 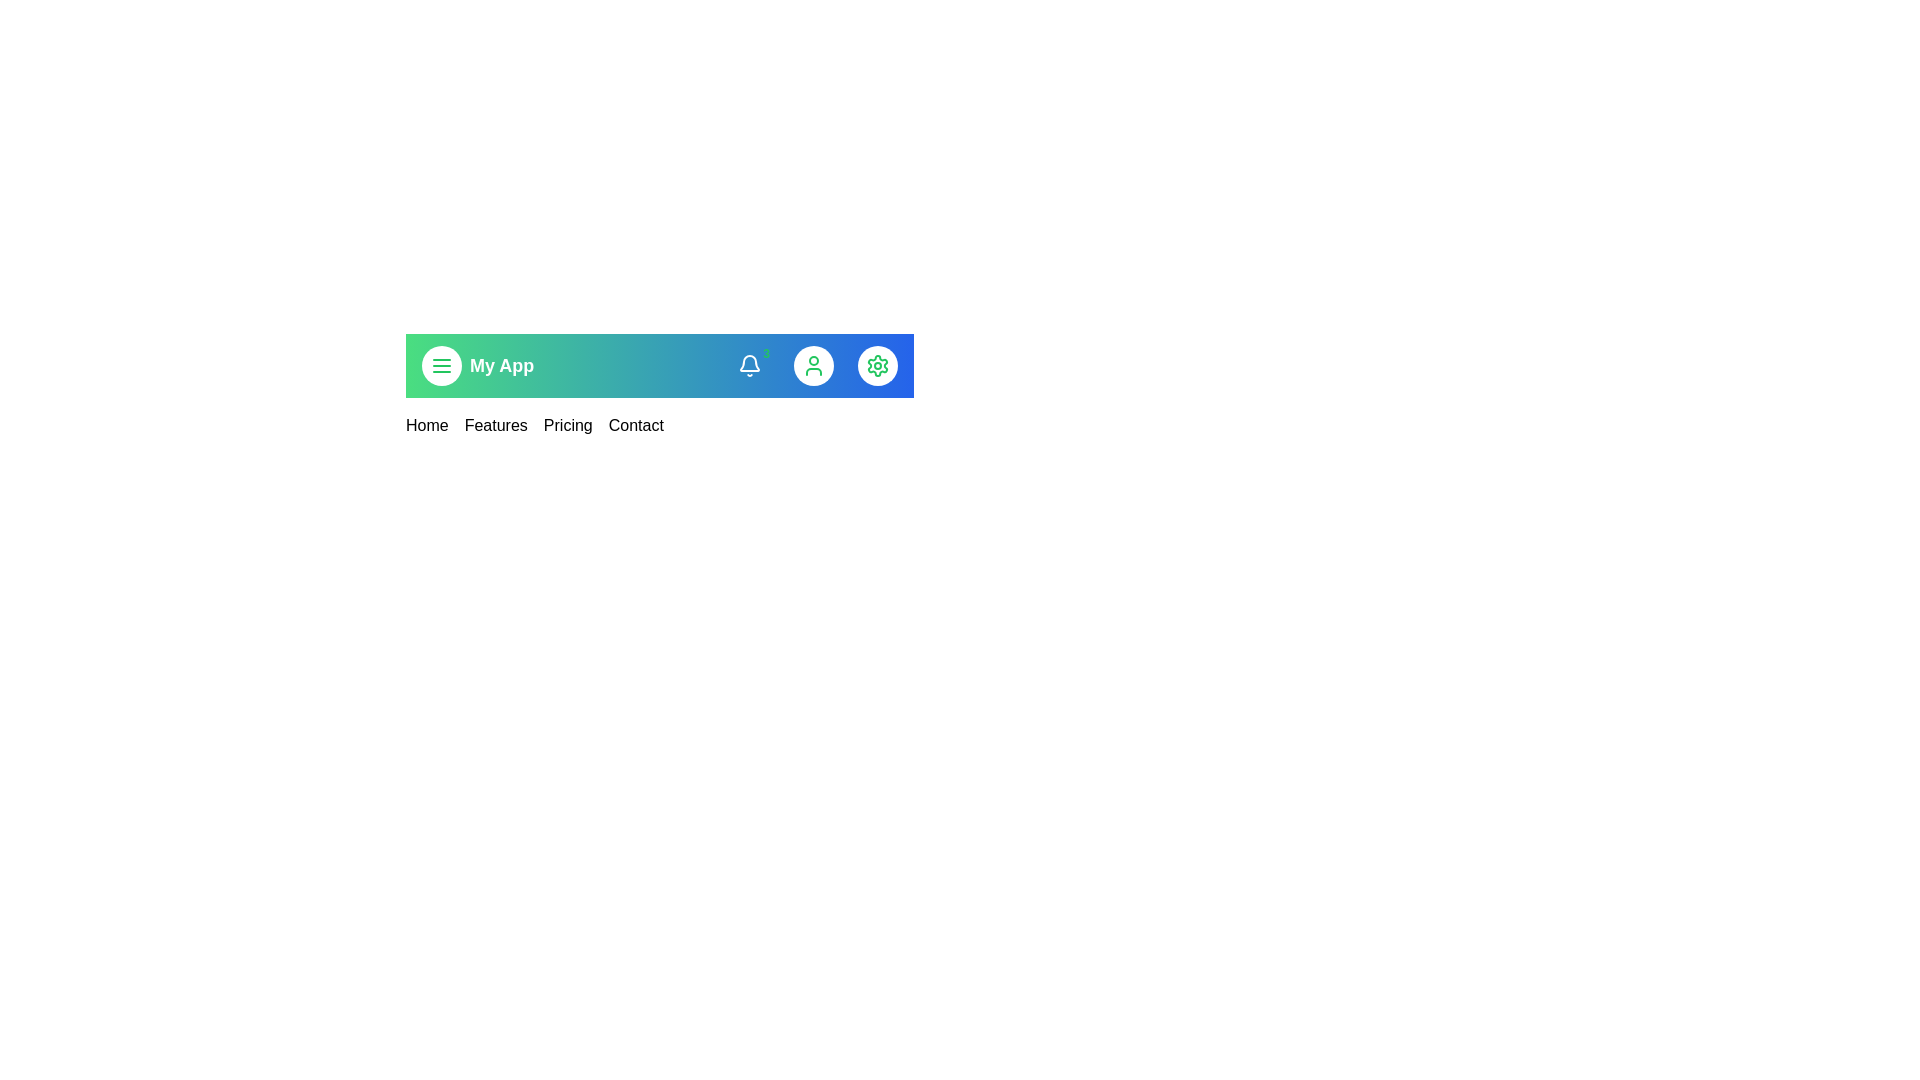 I want to click on the menu link corresponding to Pricing, so click(x=566, y=424).